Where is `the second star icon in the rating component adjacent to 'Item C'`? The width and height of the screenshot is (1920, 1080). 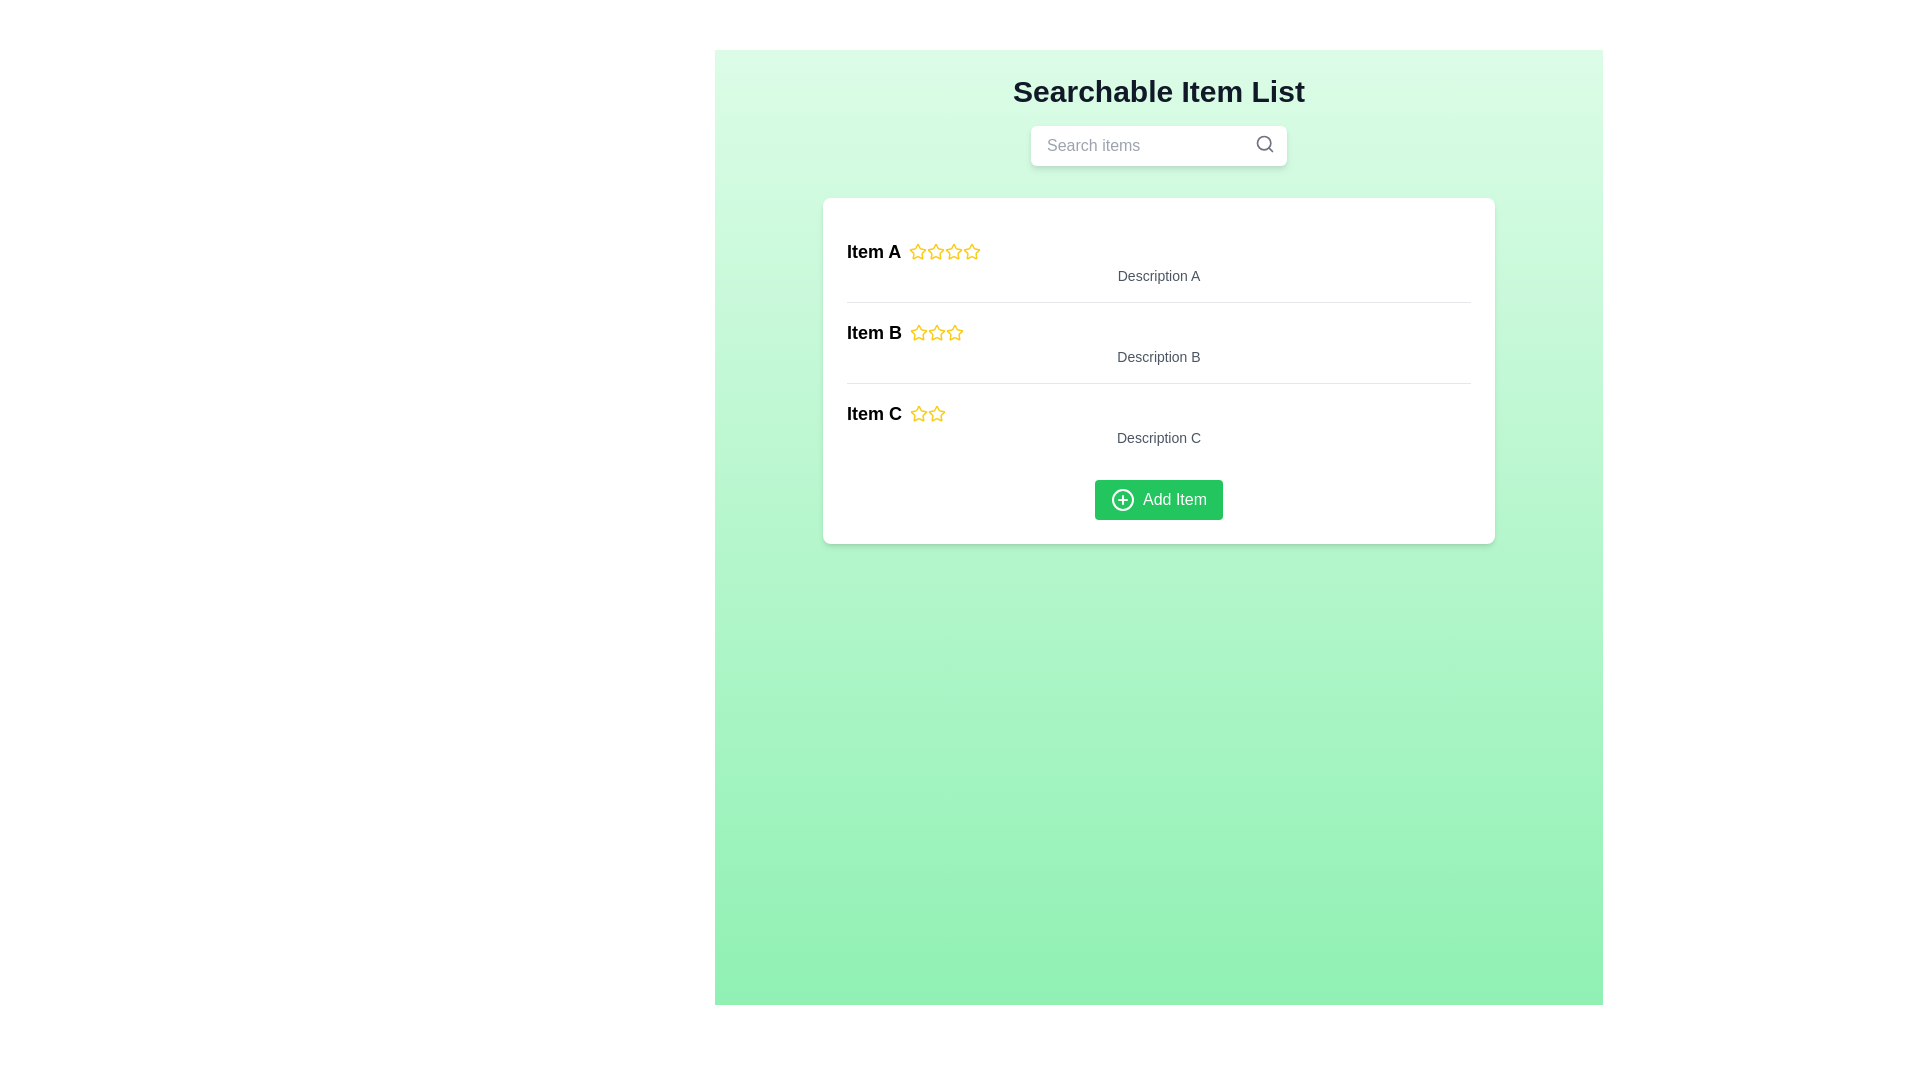 the second star icon in the rating component adjacent to 'Item C' is located at coordinates (935, 412).